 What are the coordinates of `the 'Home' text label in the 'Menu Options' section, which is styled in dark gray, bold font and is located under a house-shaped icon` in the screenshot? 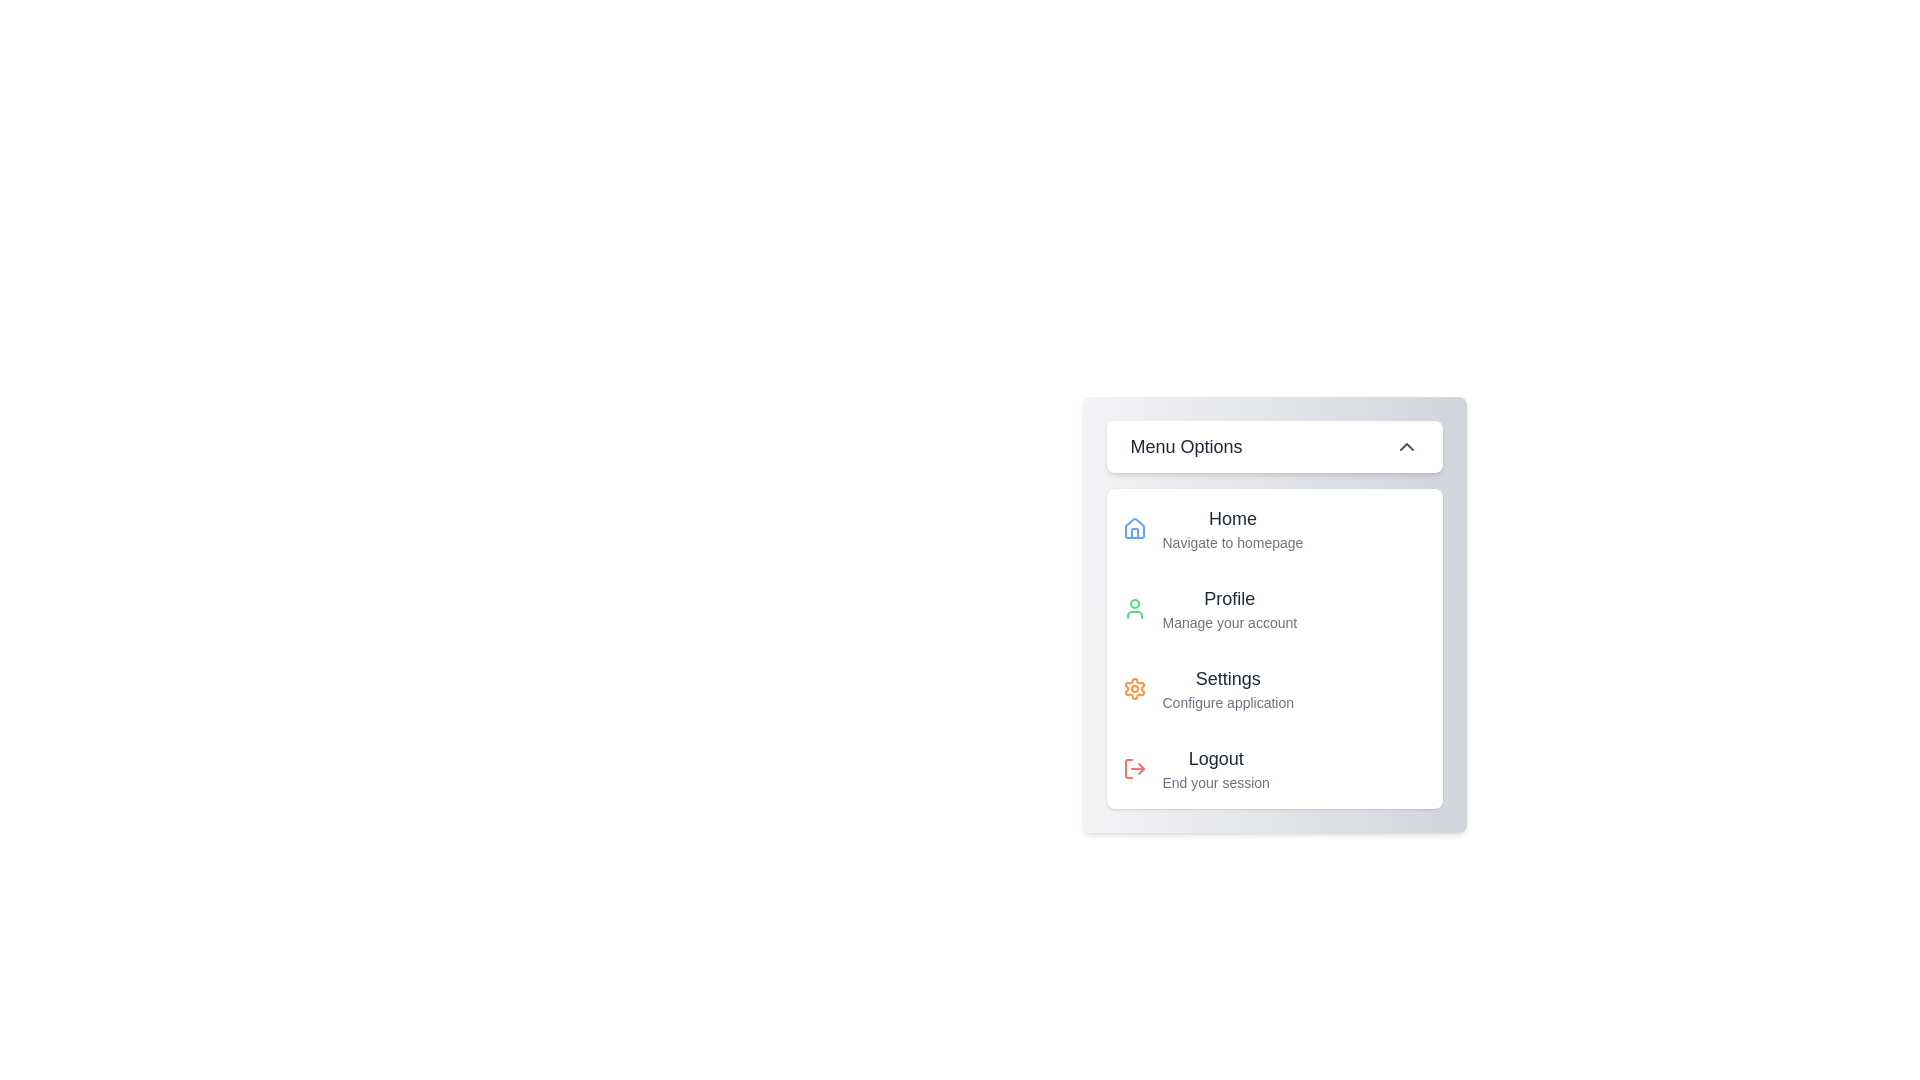 It's located at (1232, 518).